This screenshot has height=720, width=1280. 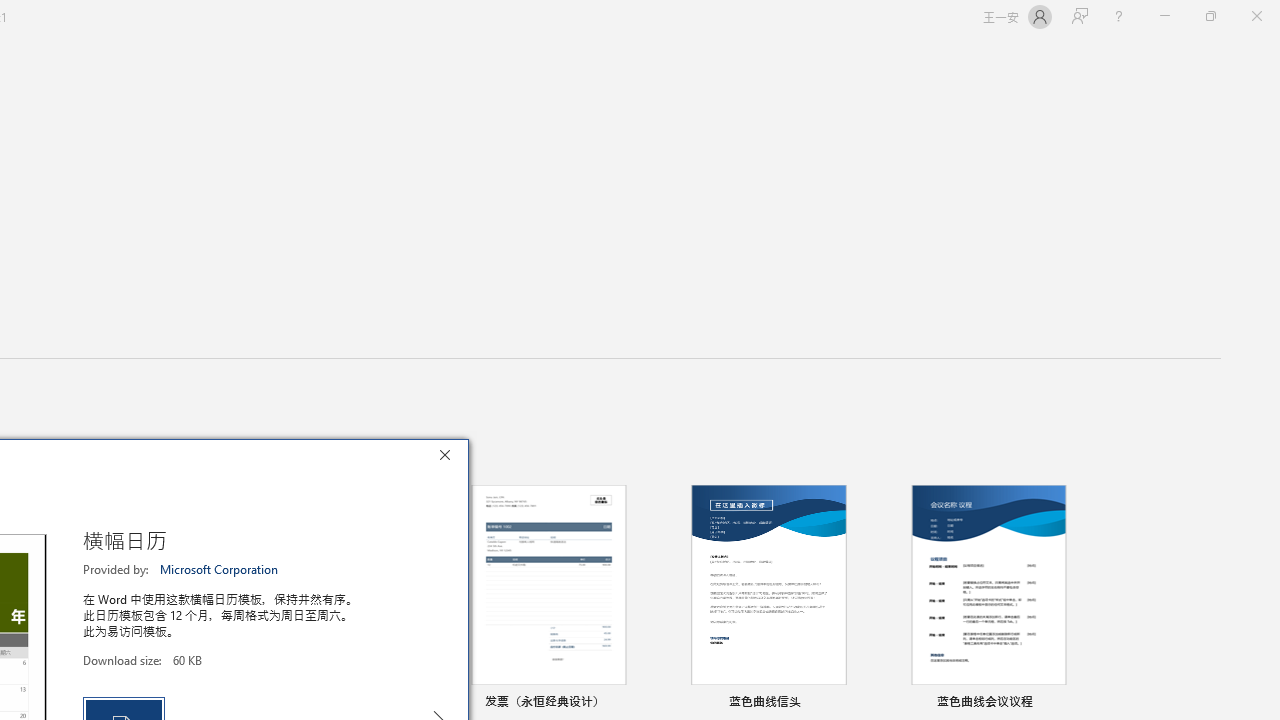 I want to click on 'Pin to list', so click(x=1074, y=702).